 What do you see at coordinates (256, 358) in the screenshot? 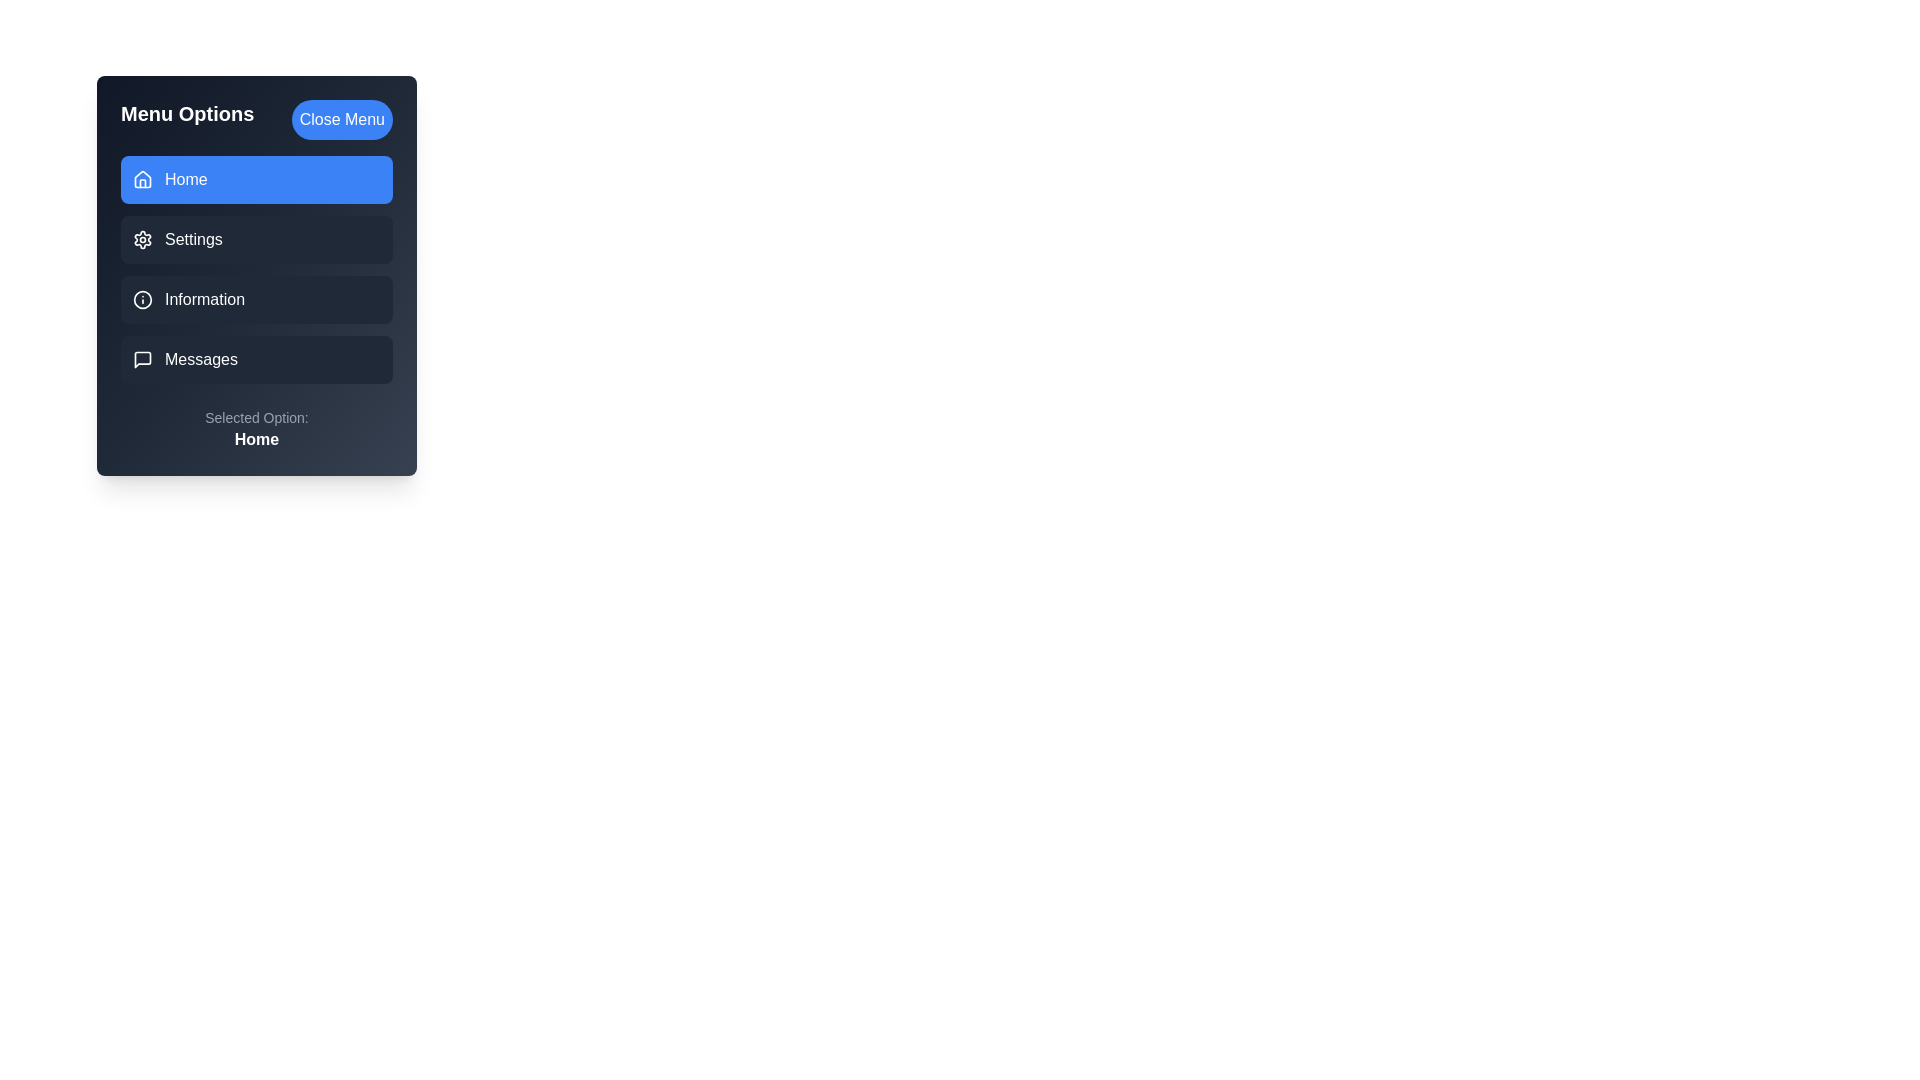
I see `the fourth menu item labeled 'Messages' in the vertical list of selectable options under 'Menu Options'` at bounding box center [256, 358].